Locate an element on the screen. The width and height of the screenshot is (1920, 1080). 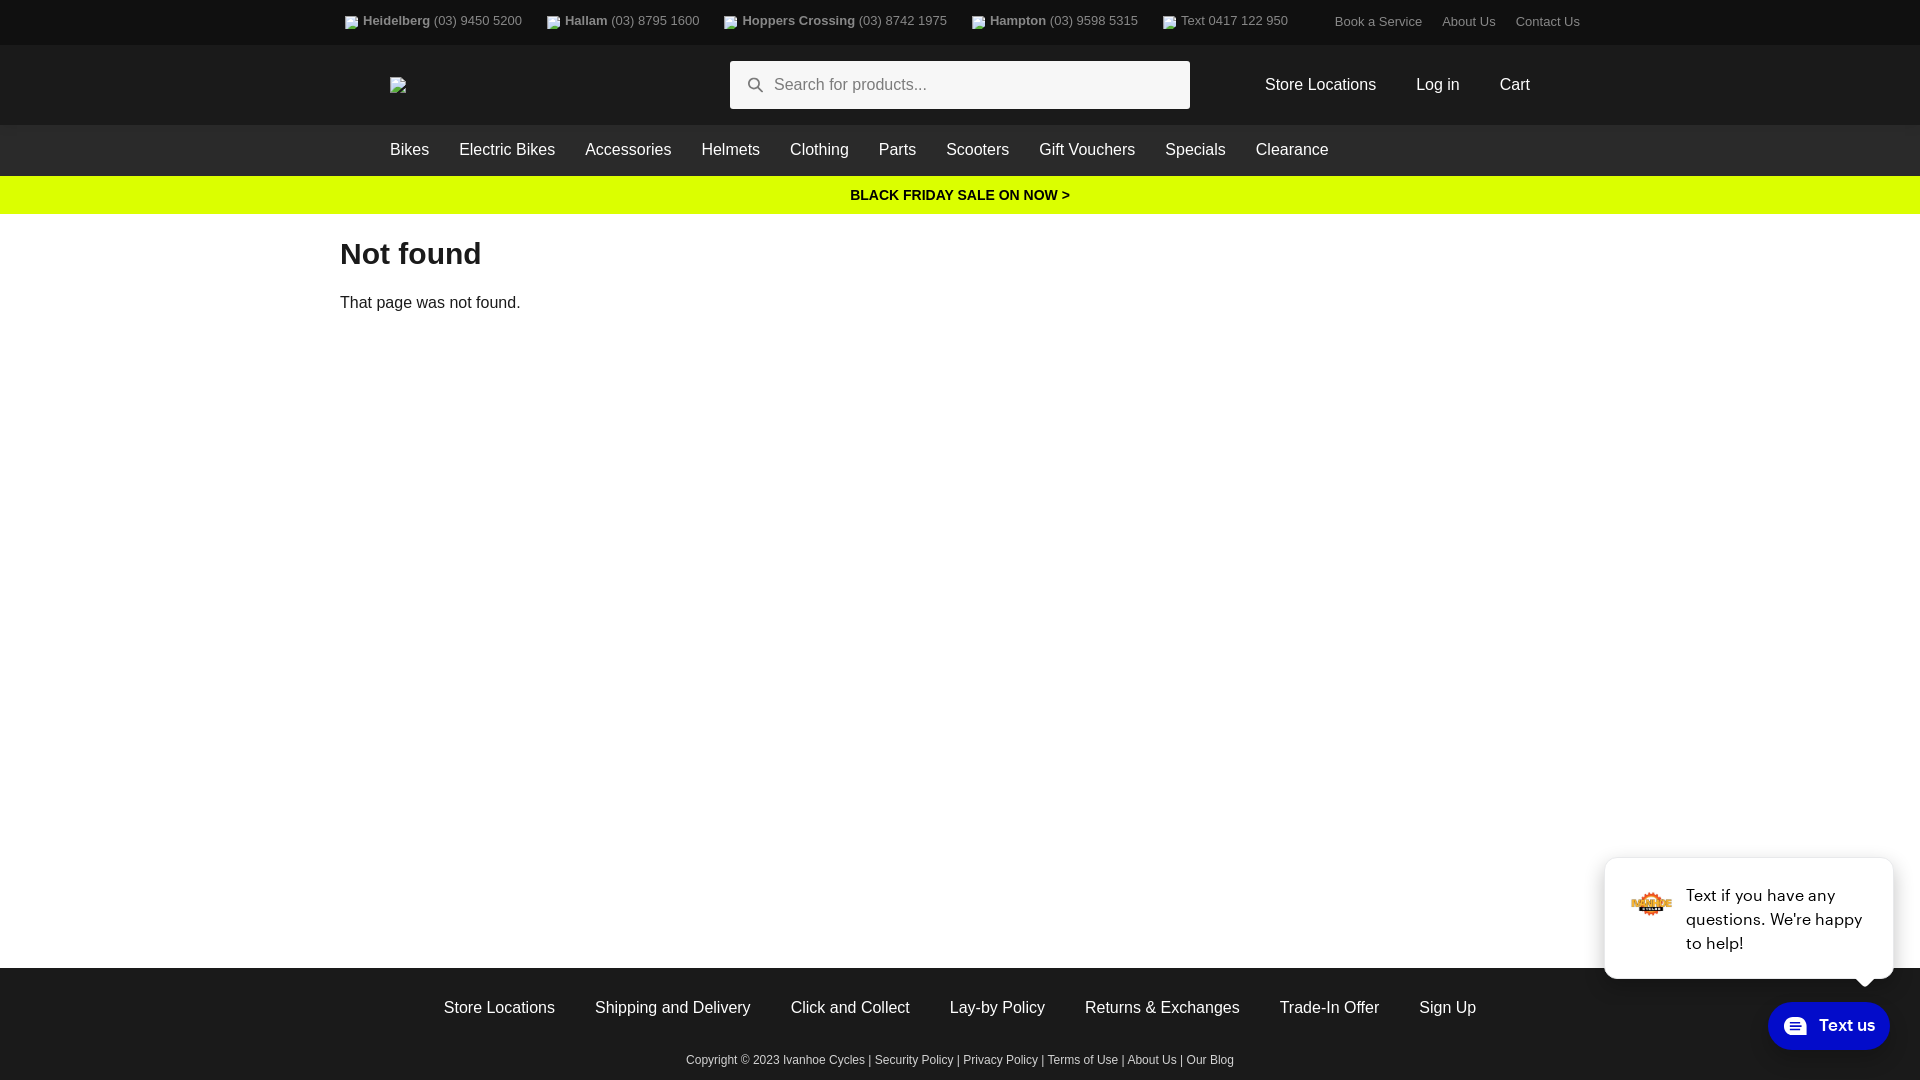
'Trade-In Offer' is located at coordinates (1280, 1008).